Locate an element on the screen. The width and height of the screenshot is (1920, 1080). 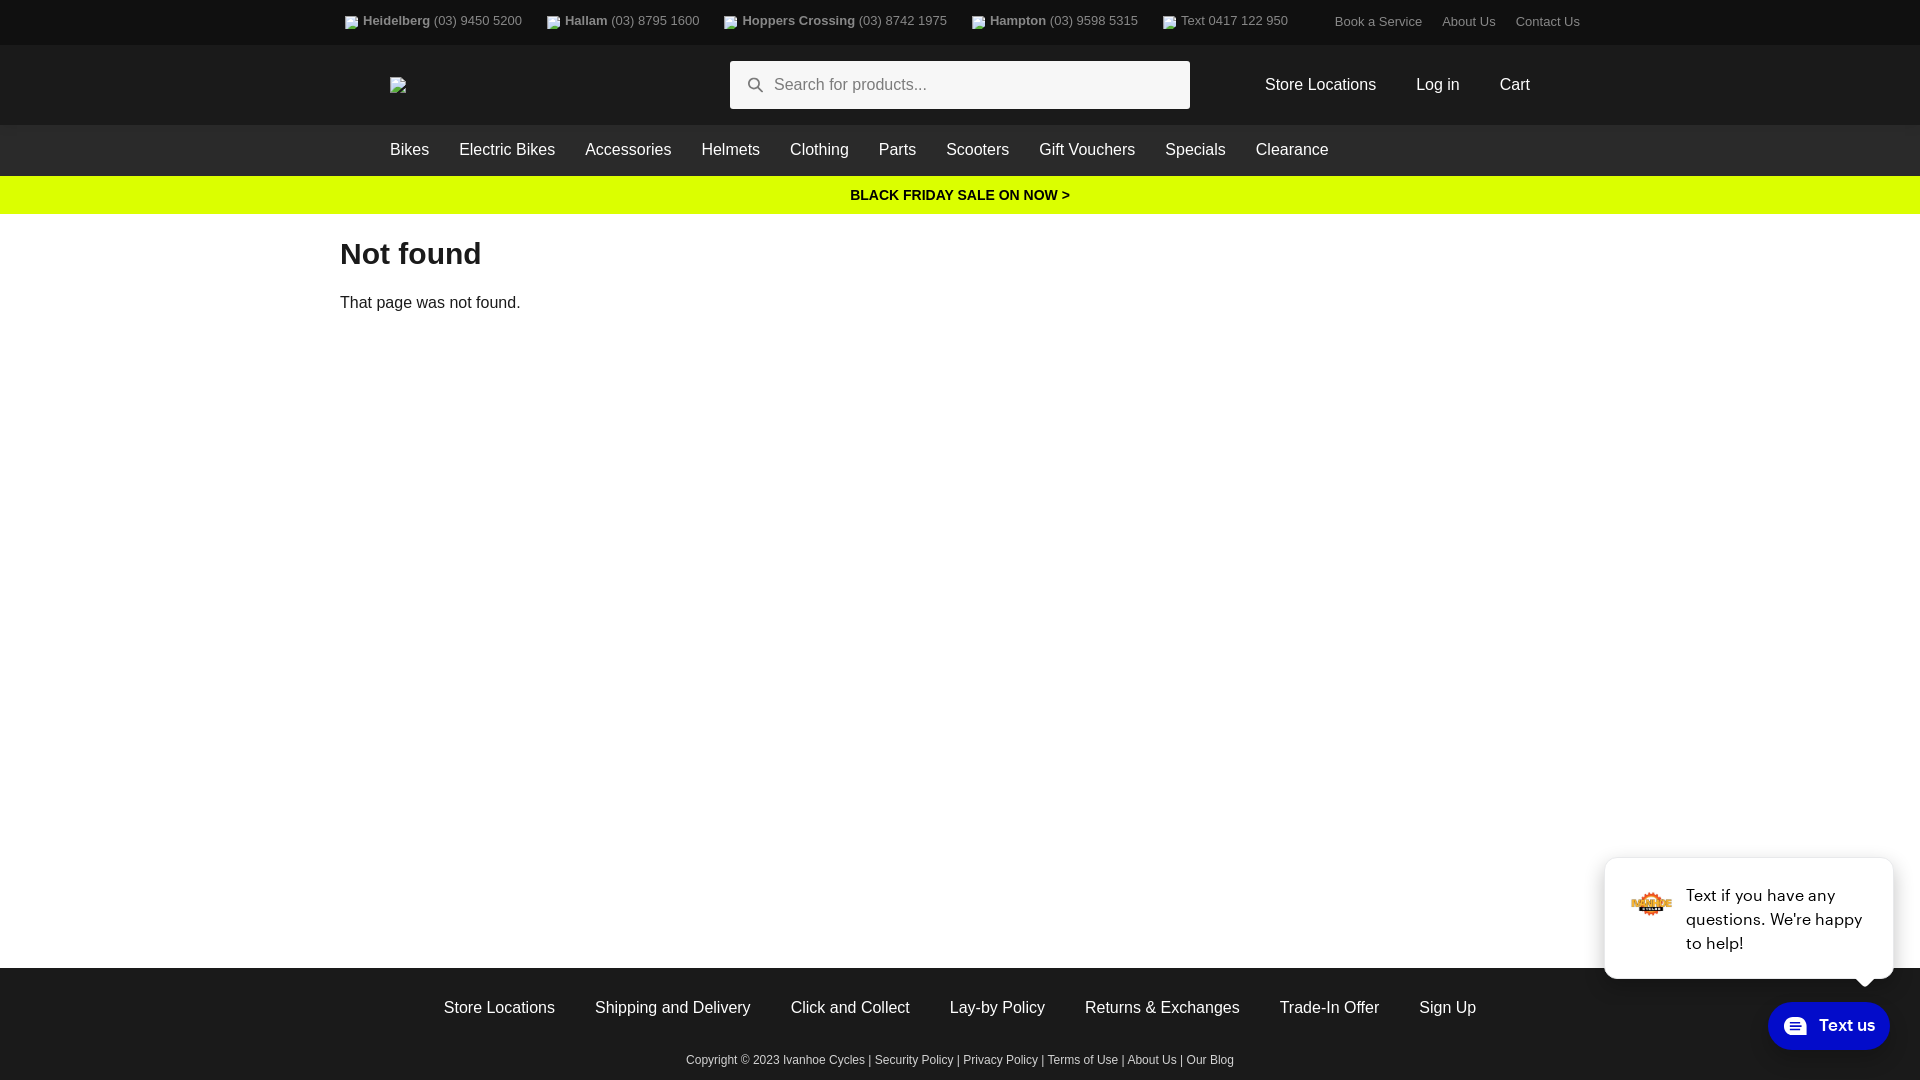
'Trade-In Offer' is located at coordinates (1280, 1008).